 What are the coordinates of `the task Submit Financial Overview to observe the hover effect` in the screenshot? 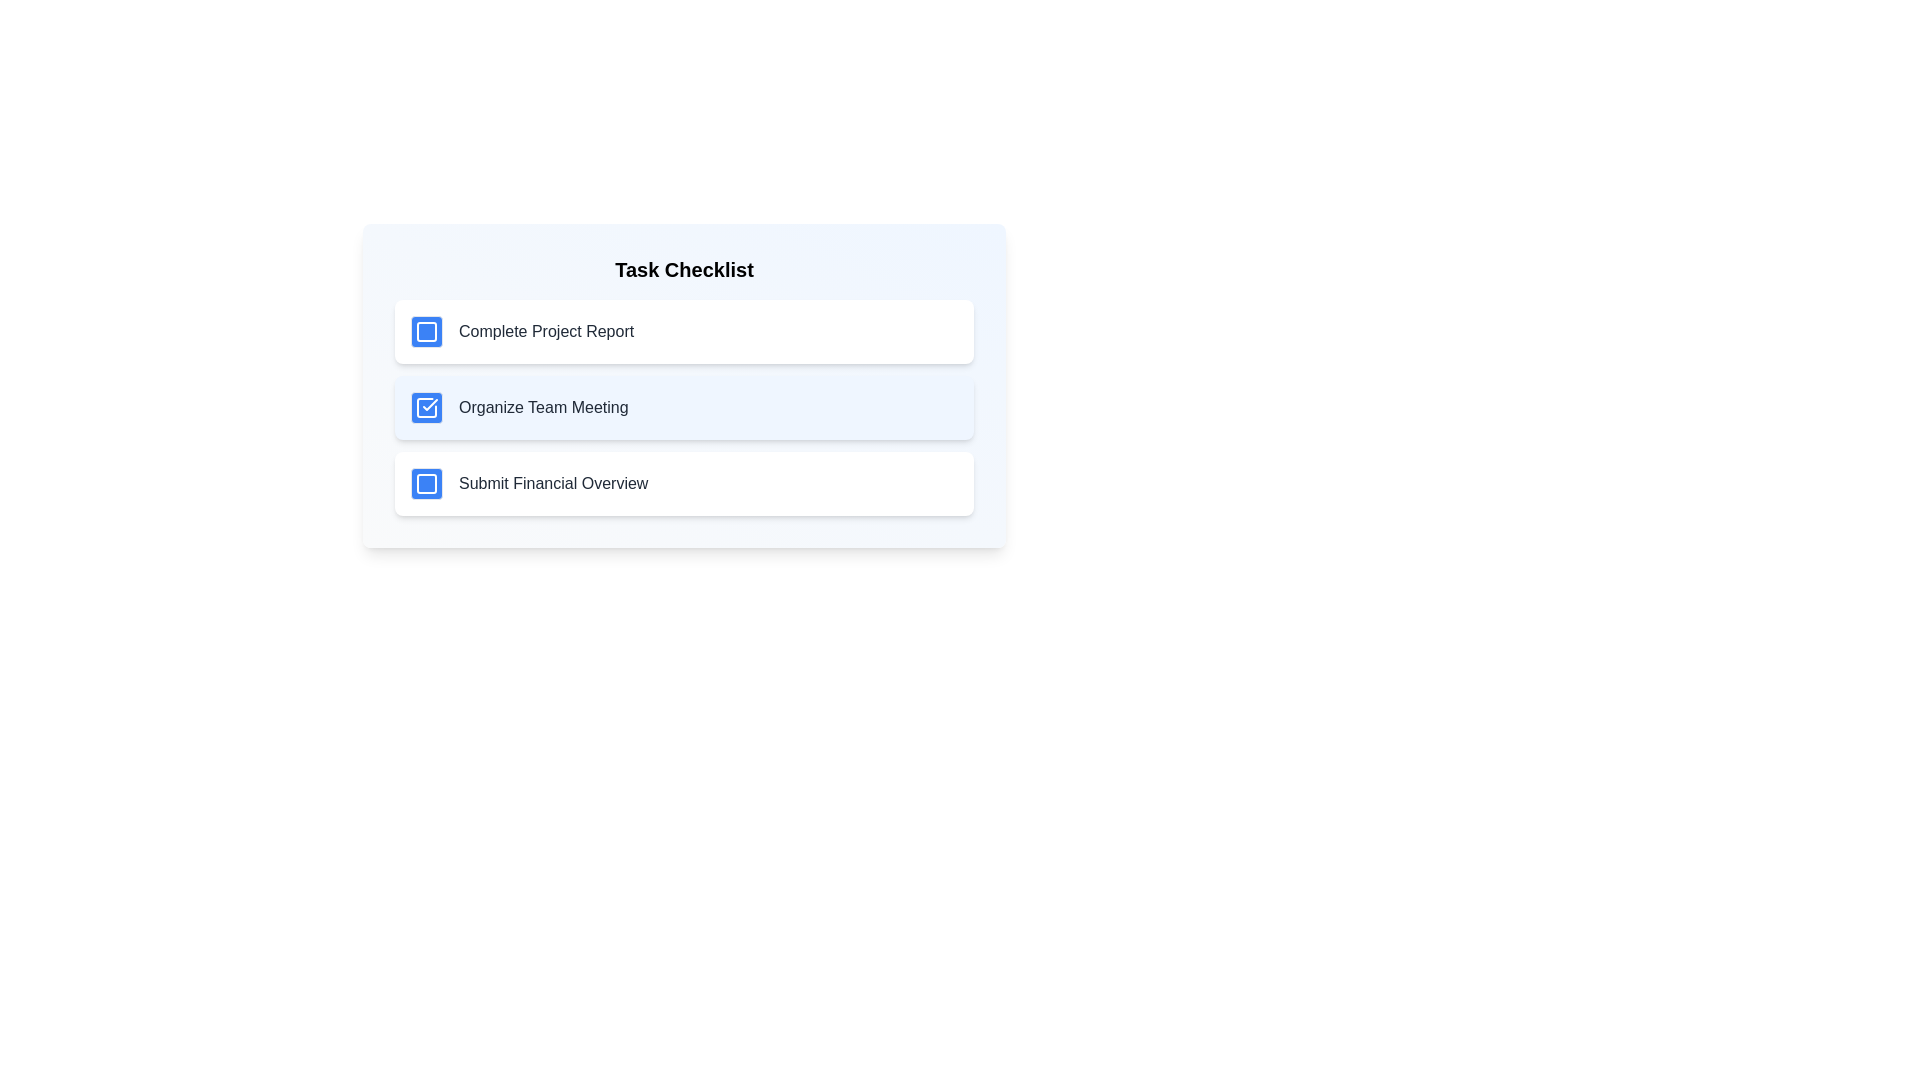 It's located at (684, 483).